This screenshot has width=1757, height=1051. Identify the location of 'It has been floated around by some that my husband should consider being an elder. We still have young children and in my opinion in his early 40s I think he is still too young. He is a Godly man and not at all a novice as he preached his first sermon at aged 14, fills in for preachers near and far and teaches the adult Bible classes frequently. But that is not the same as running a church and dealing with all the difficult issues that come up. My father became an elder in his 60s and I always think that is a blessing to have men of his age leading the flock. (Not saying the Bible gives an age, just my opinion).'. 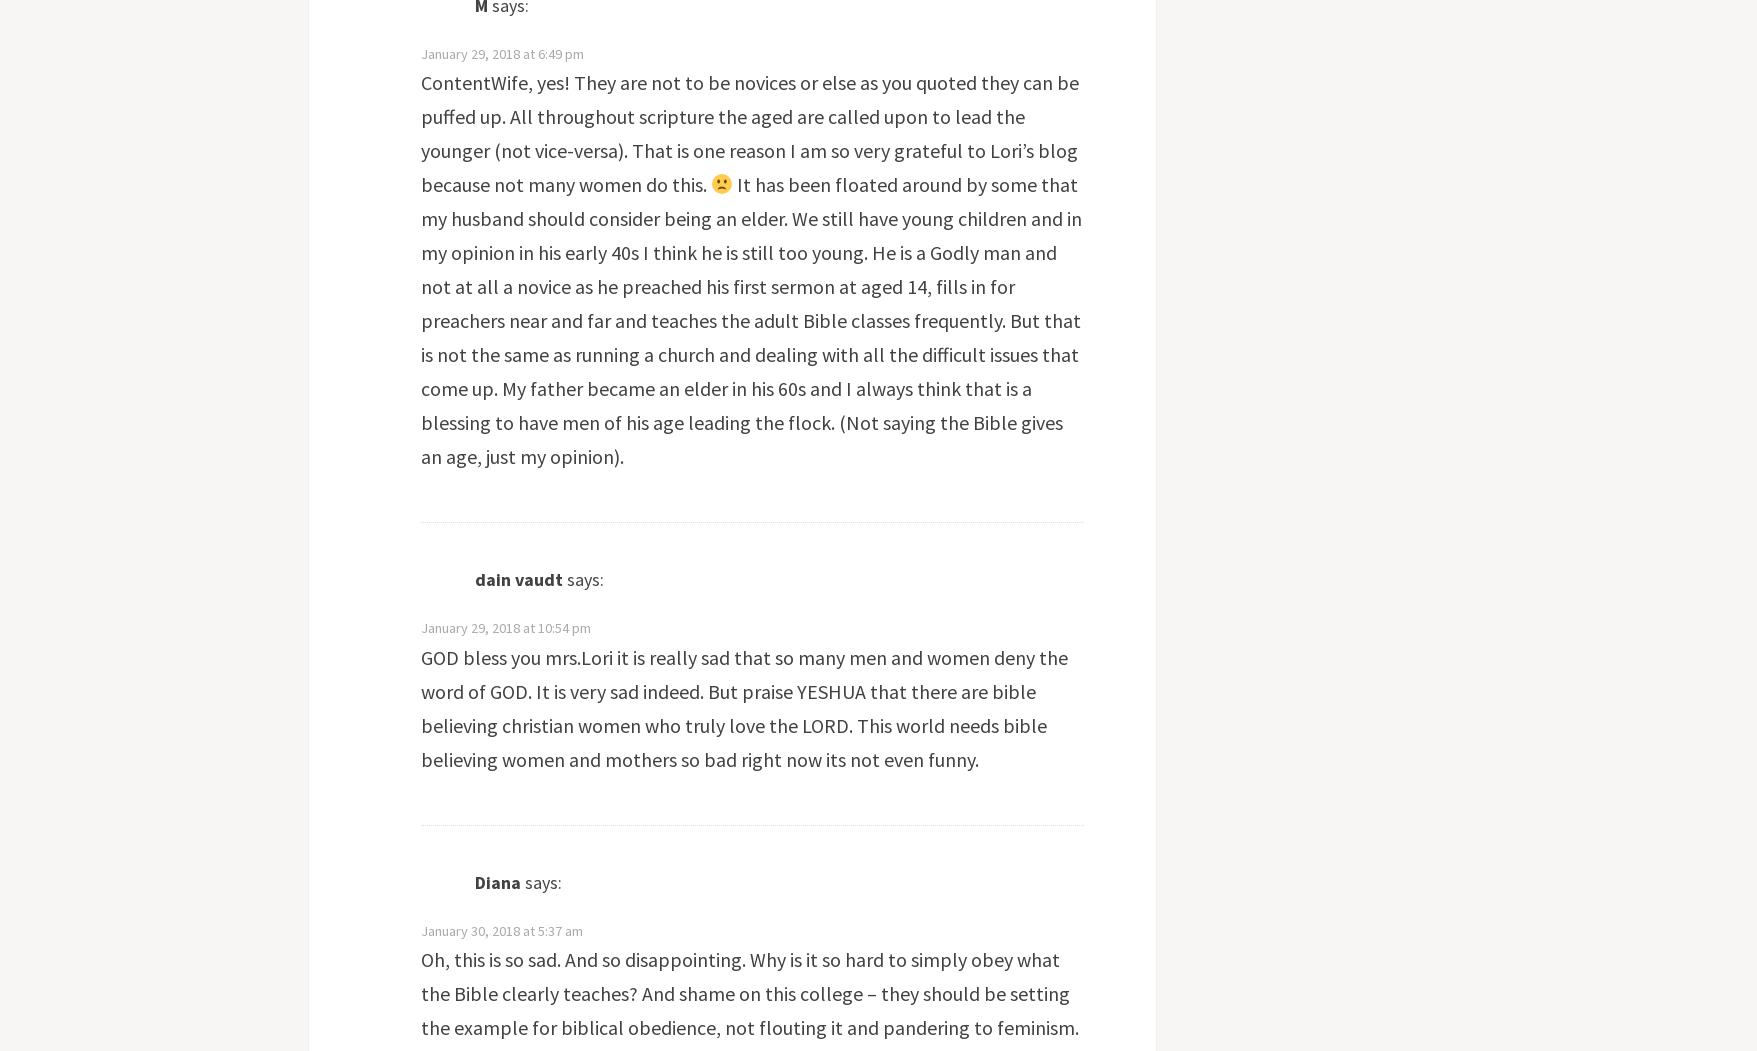
(749, 319).